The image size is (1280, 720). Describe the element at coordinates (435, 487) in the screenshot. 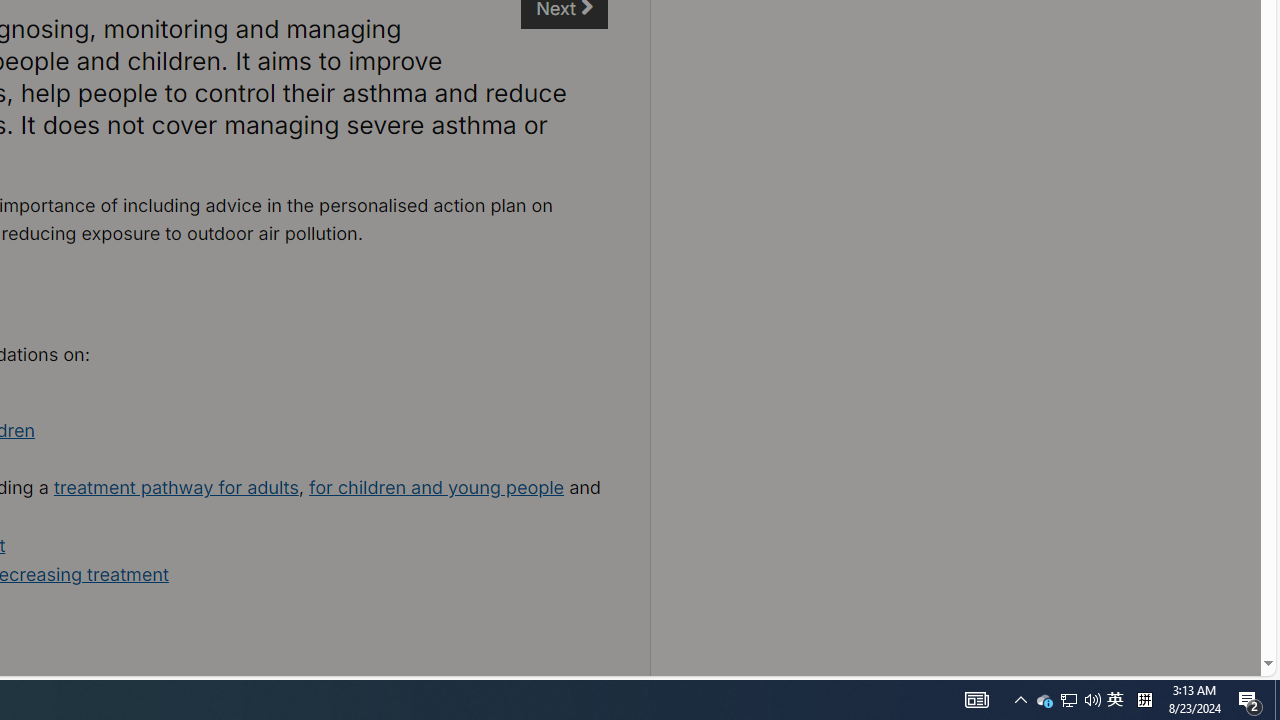

I see `'for children and young people'` at that location.